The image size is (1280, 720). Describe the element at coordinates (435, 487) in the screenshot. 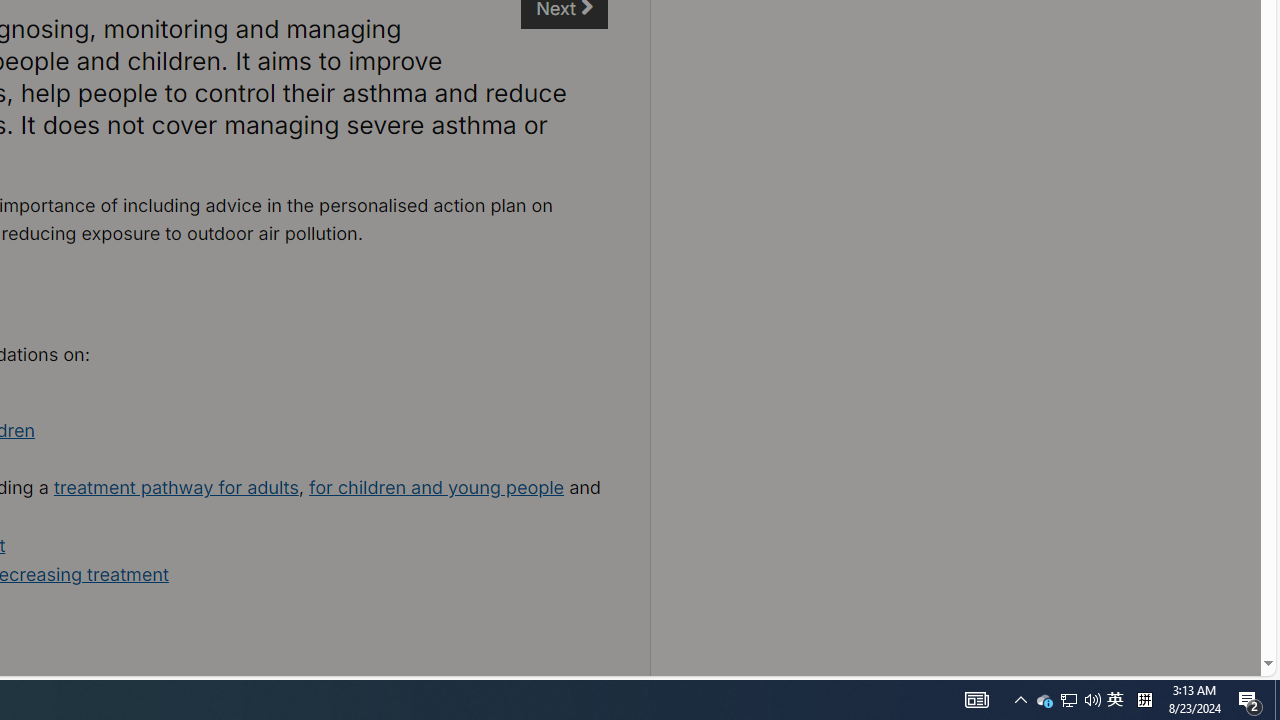

I see `'for children and young people'` at that location.